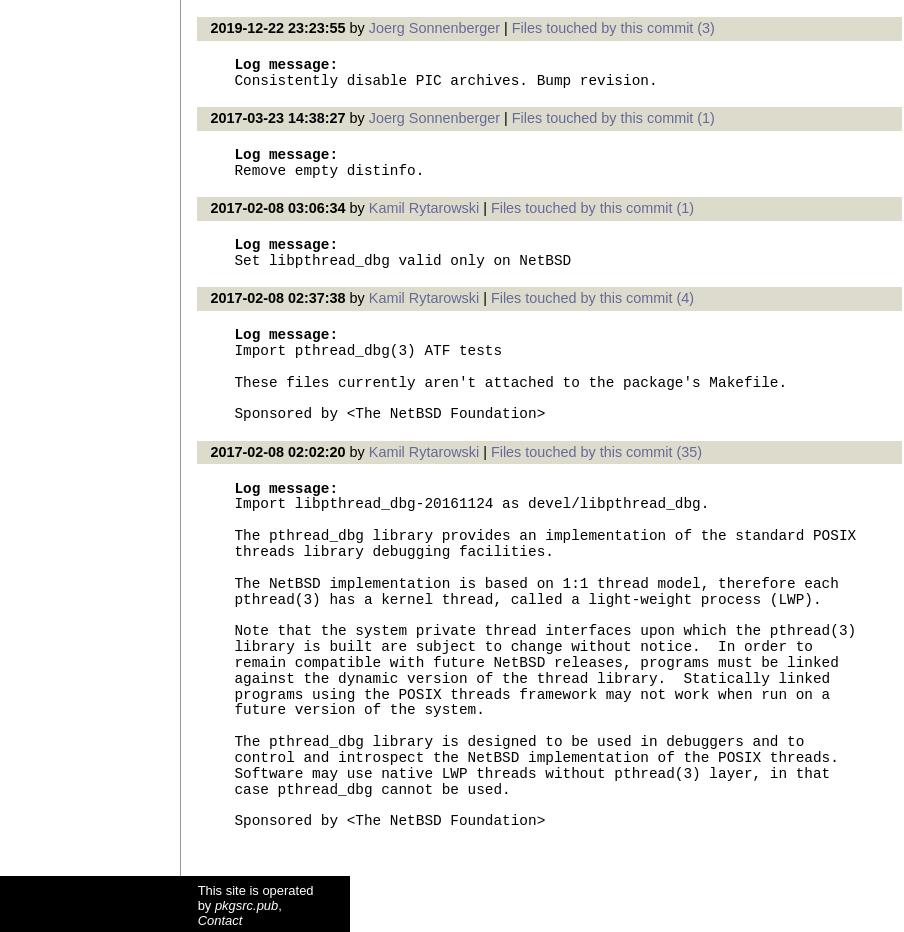  I want to click on 'Contact', so click(219, 919).